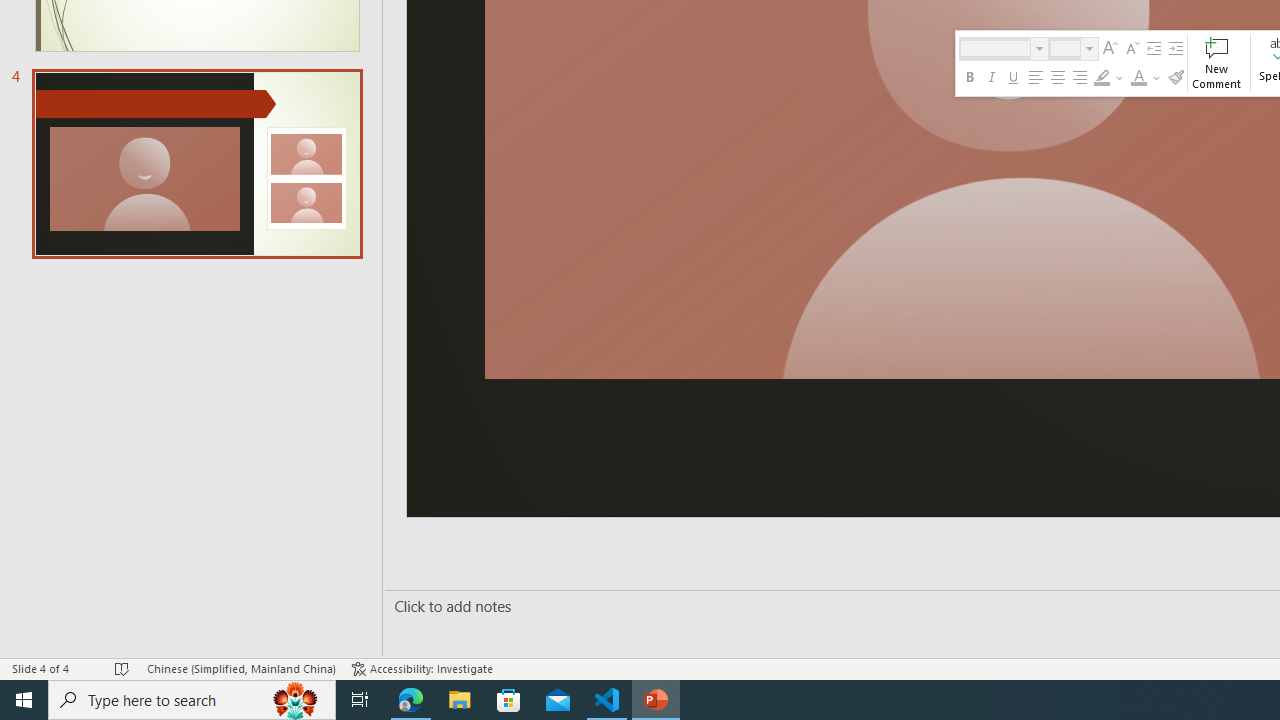 Image resolution: width=1280 pixels, height=720 pixels. I want to click on 'Class: NetUITextbox', so click(1064, 47).